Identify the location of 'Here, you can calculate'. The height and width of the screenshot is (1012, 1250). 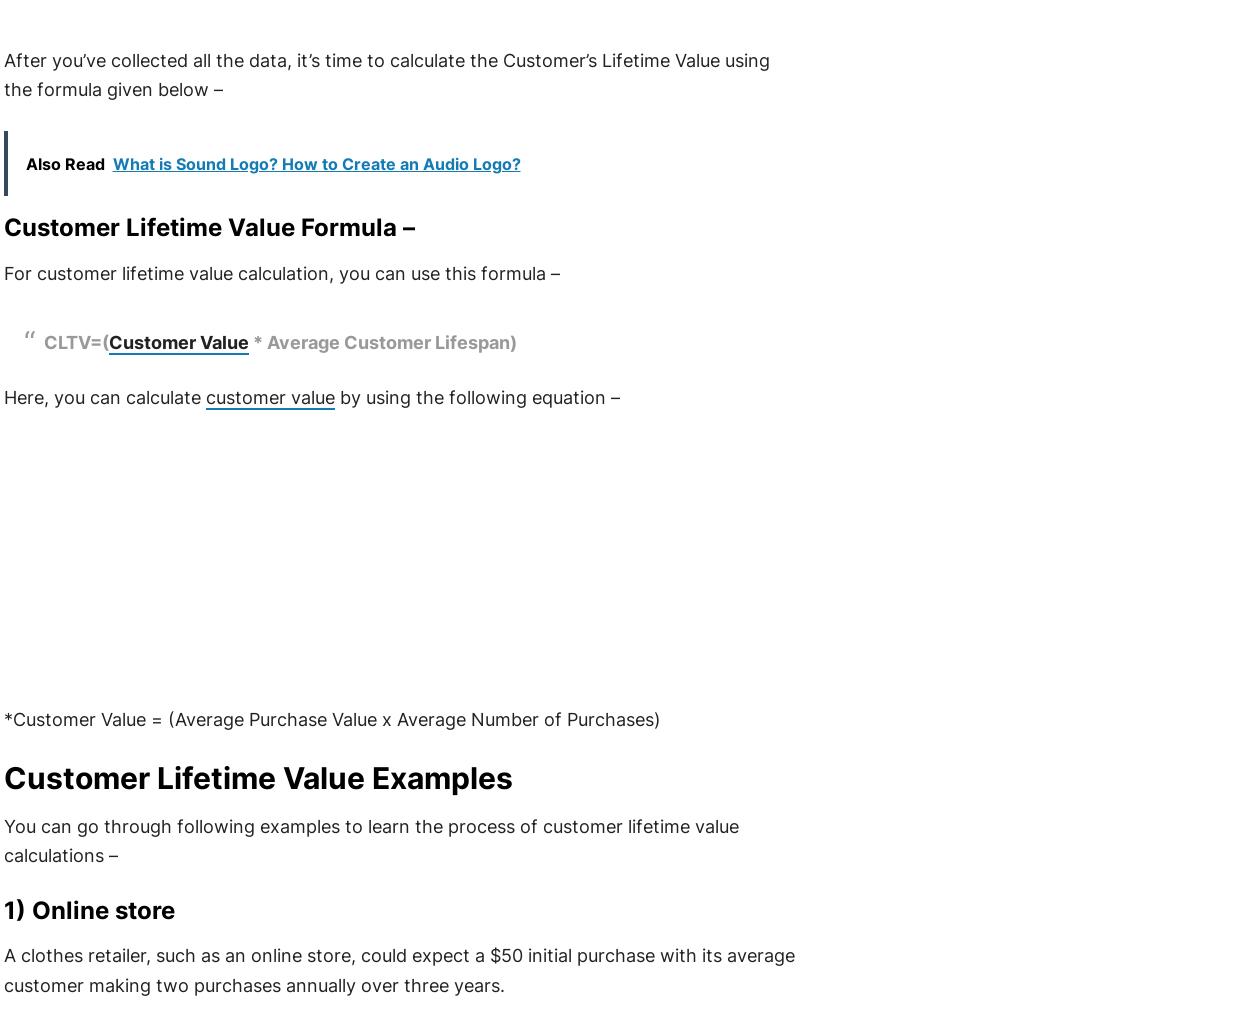
(103, 397).